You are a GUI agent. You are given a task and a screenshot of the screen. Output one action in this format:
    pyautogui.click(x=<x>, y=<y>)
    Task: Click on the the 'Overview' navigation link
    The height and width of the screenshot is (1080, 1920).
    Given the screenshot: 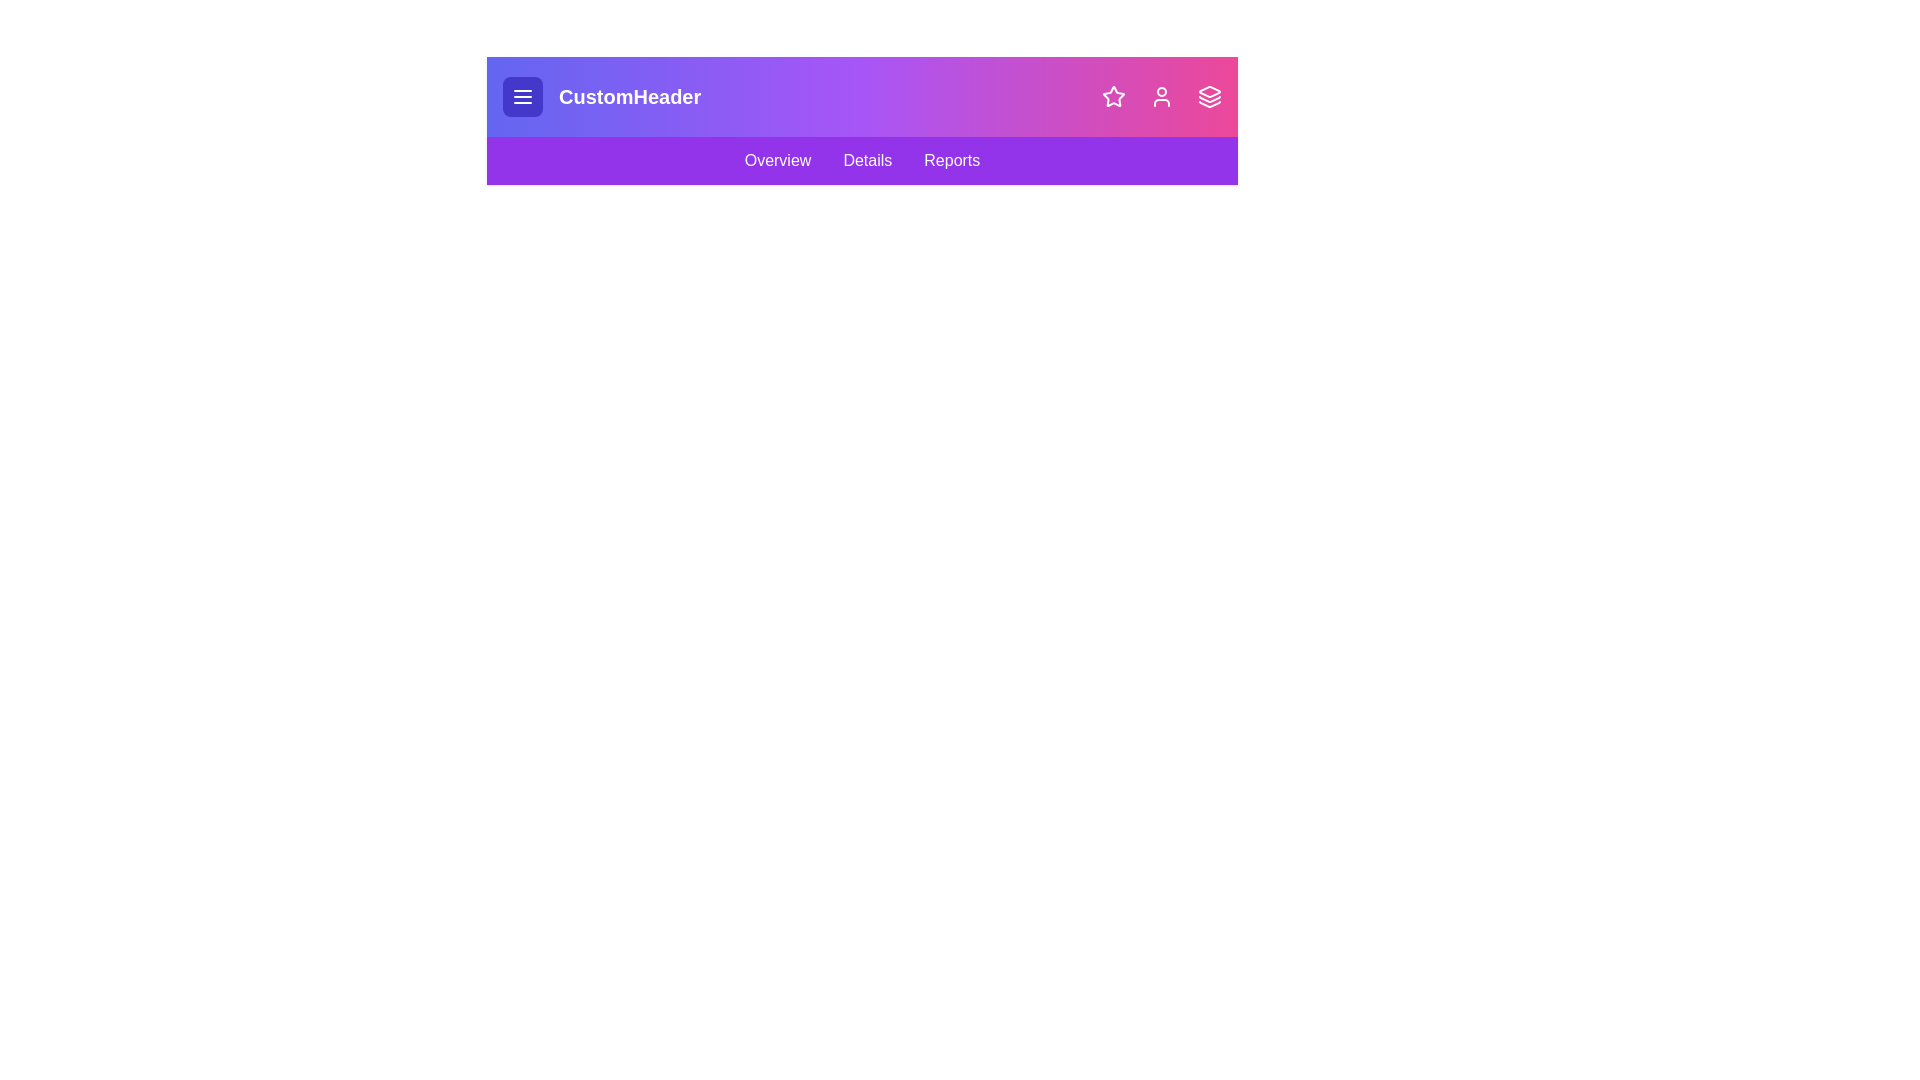 What is the action you would take?
    pyautogui.click(x=776, y=160)
    